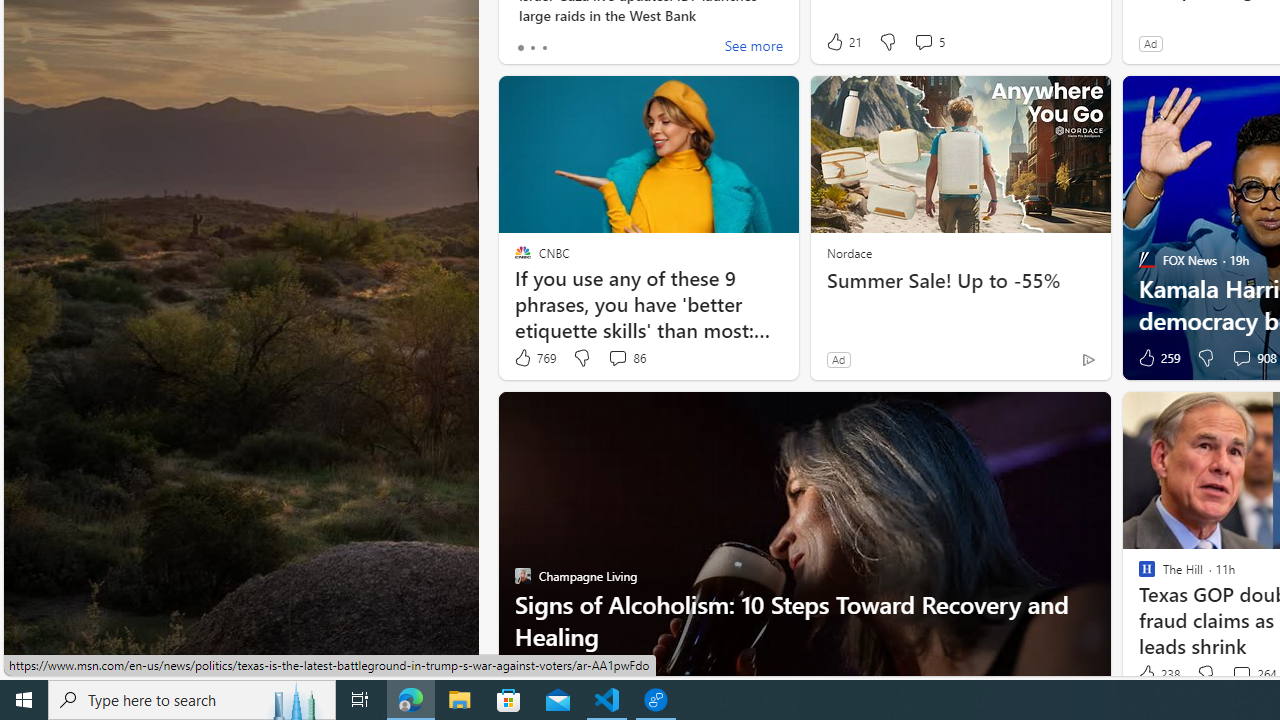 The image size is (1280, 720). What do you see at coordinates (843, 42) in the screenshot?
I see `'21 Like'` at bounding box center [843, 42].